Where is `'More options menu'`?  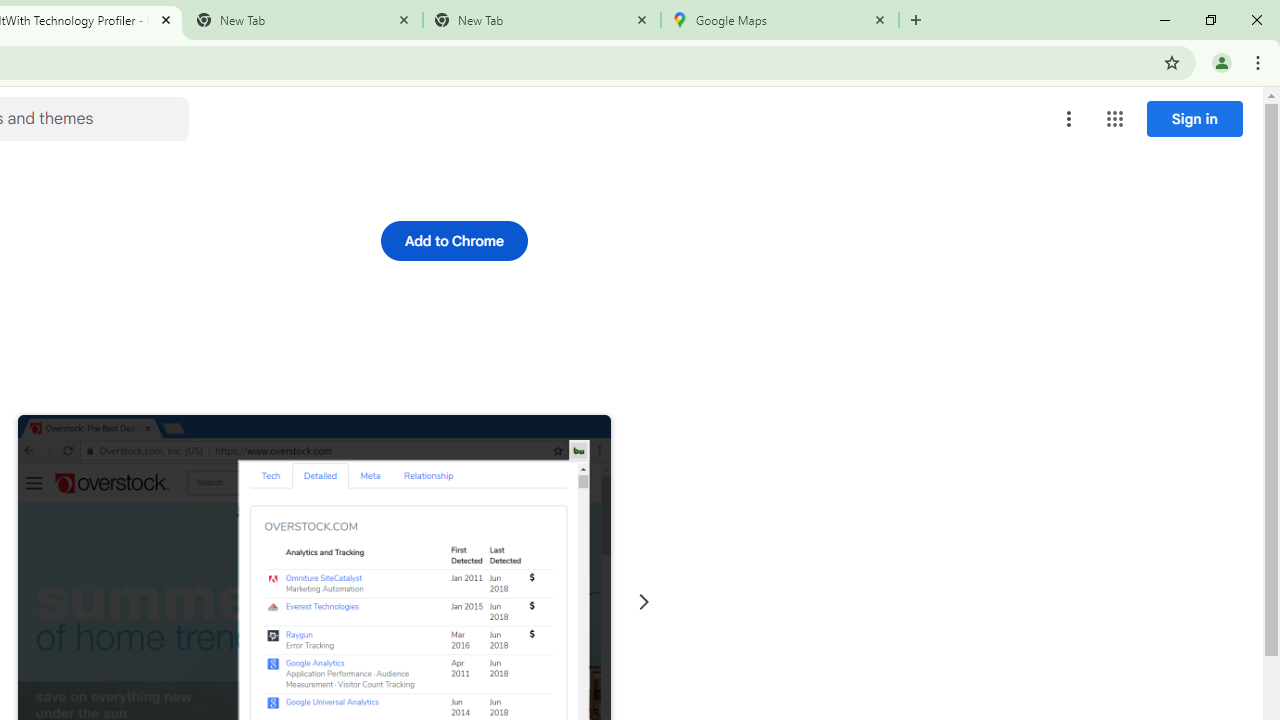
'More options menu' is located at coordinates (1068, 119).